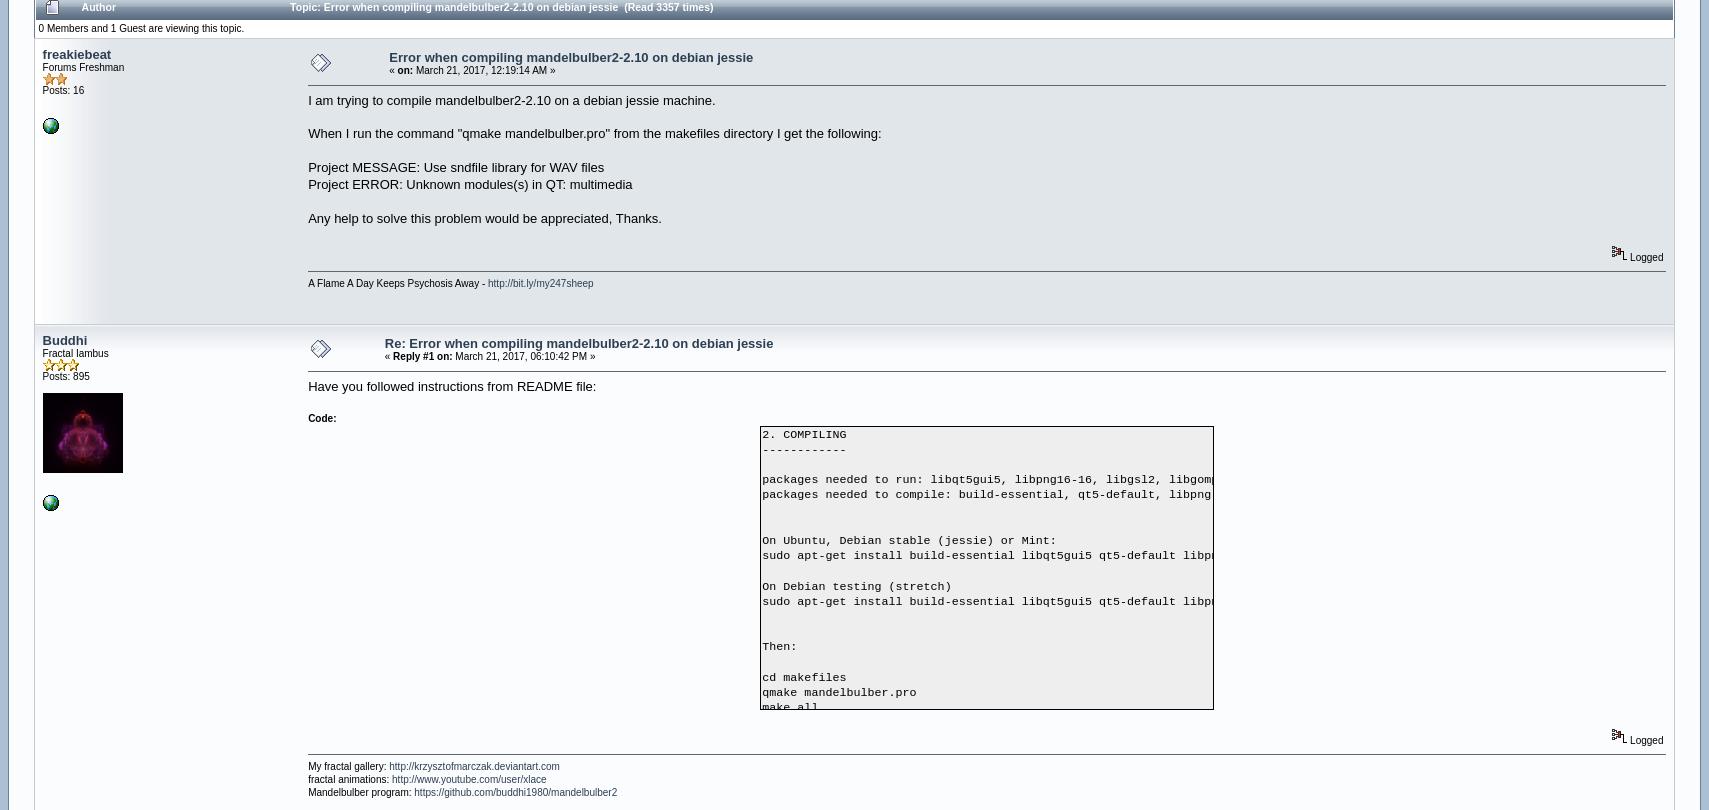 This screenshot has width=1709, height=810. Describe the element at coordinates (139, 27) in the screenshot. I see `'0 Members and 1 Guest are viewing this topic.'` at that location.